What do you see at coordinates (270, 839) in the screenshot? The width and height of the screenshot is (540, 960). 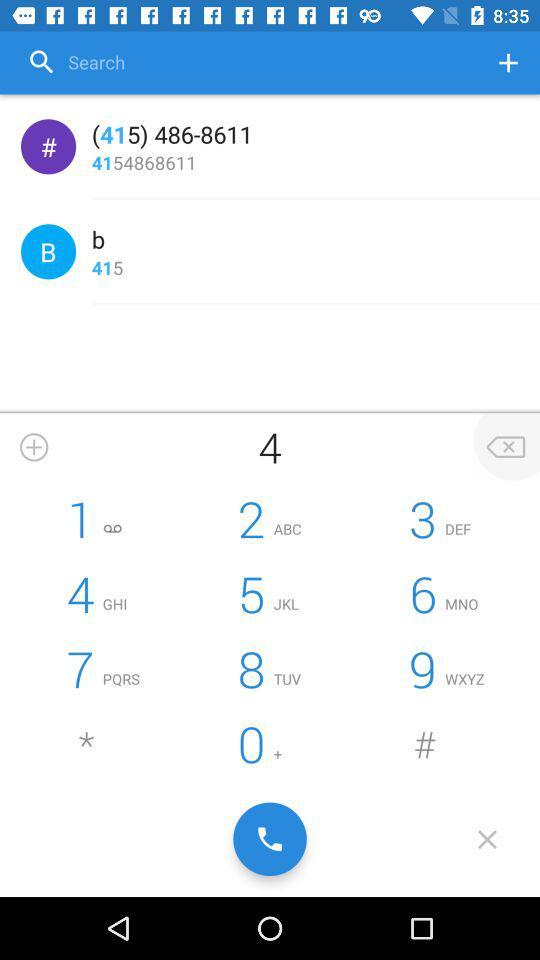 I see `call the phone` at bounding box center [270, 839].